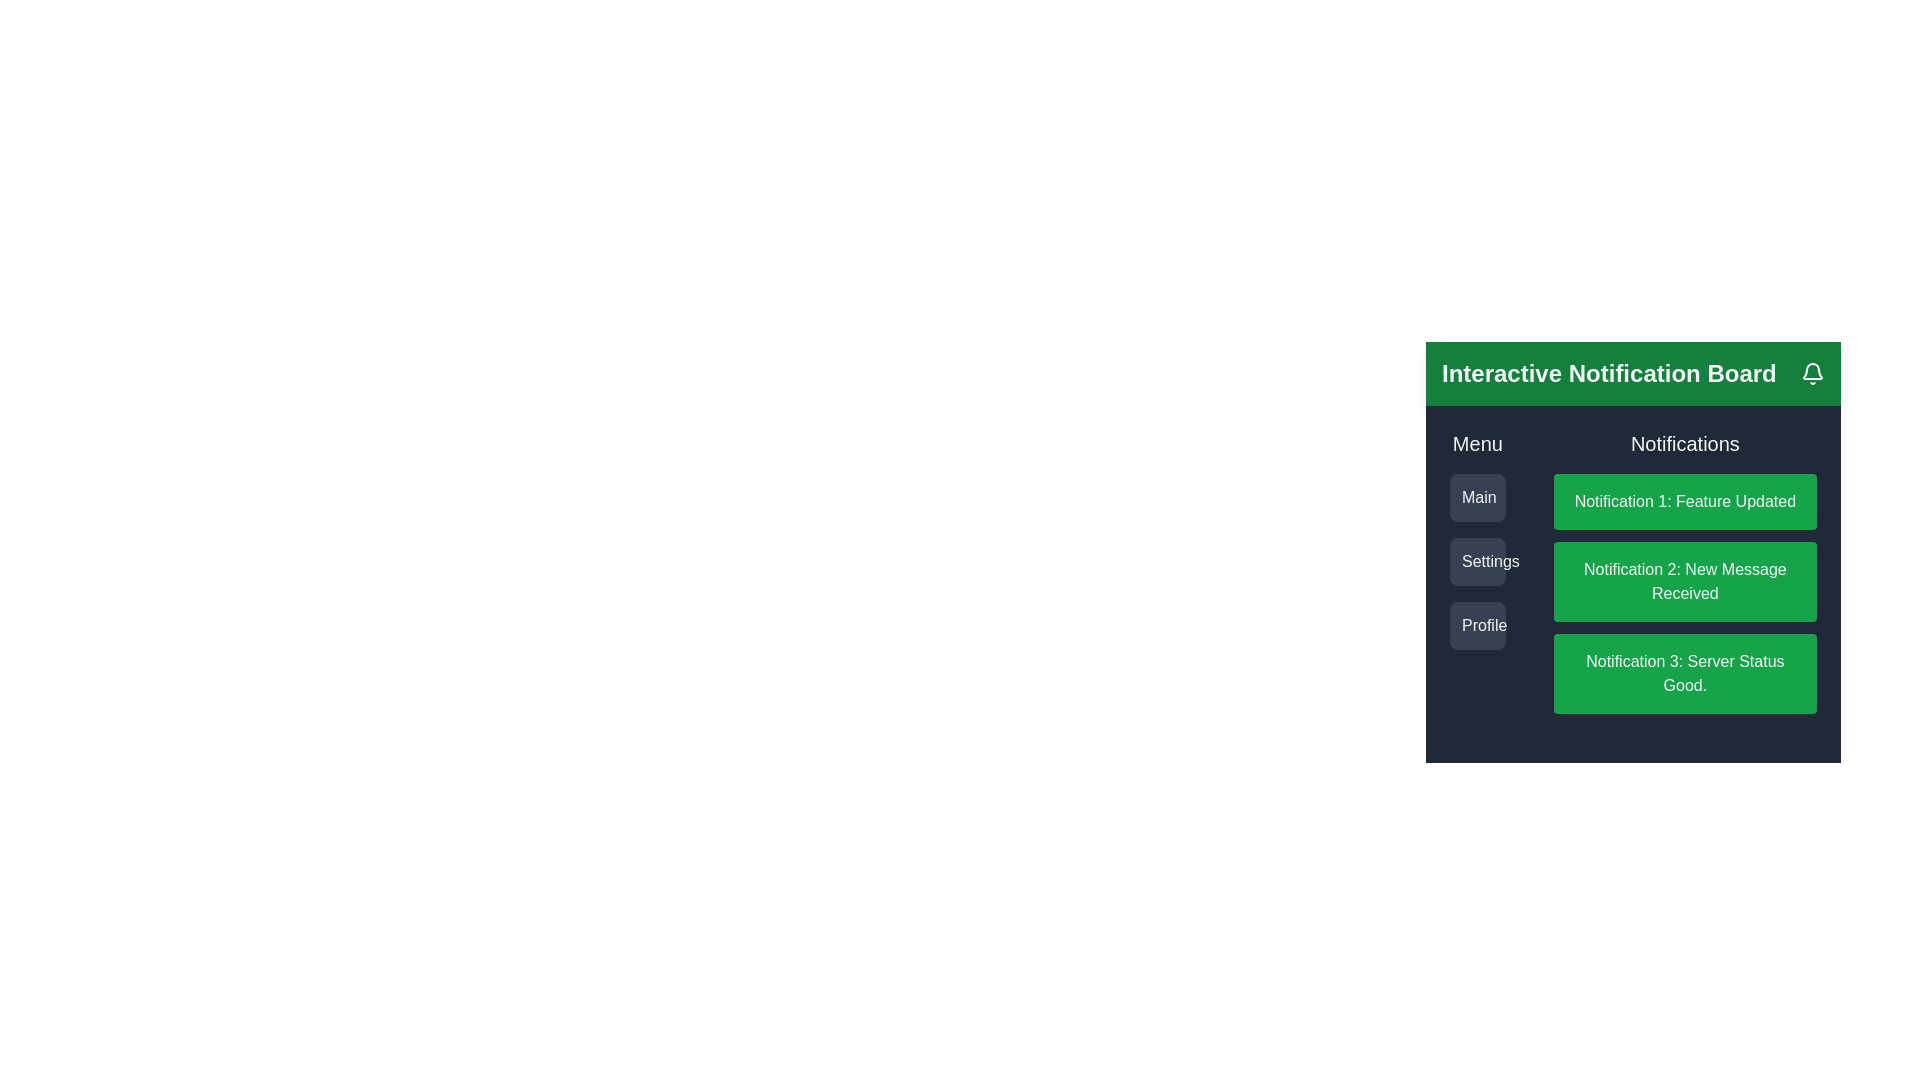  Describe the element at coordinates (1609, 374) in the screenshot. I see `text label displaying 'Interactive Notification Board' which is in a bold and large font, colored white on a green background, located in the upper-central part of the interface` at that location.